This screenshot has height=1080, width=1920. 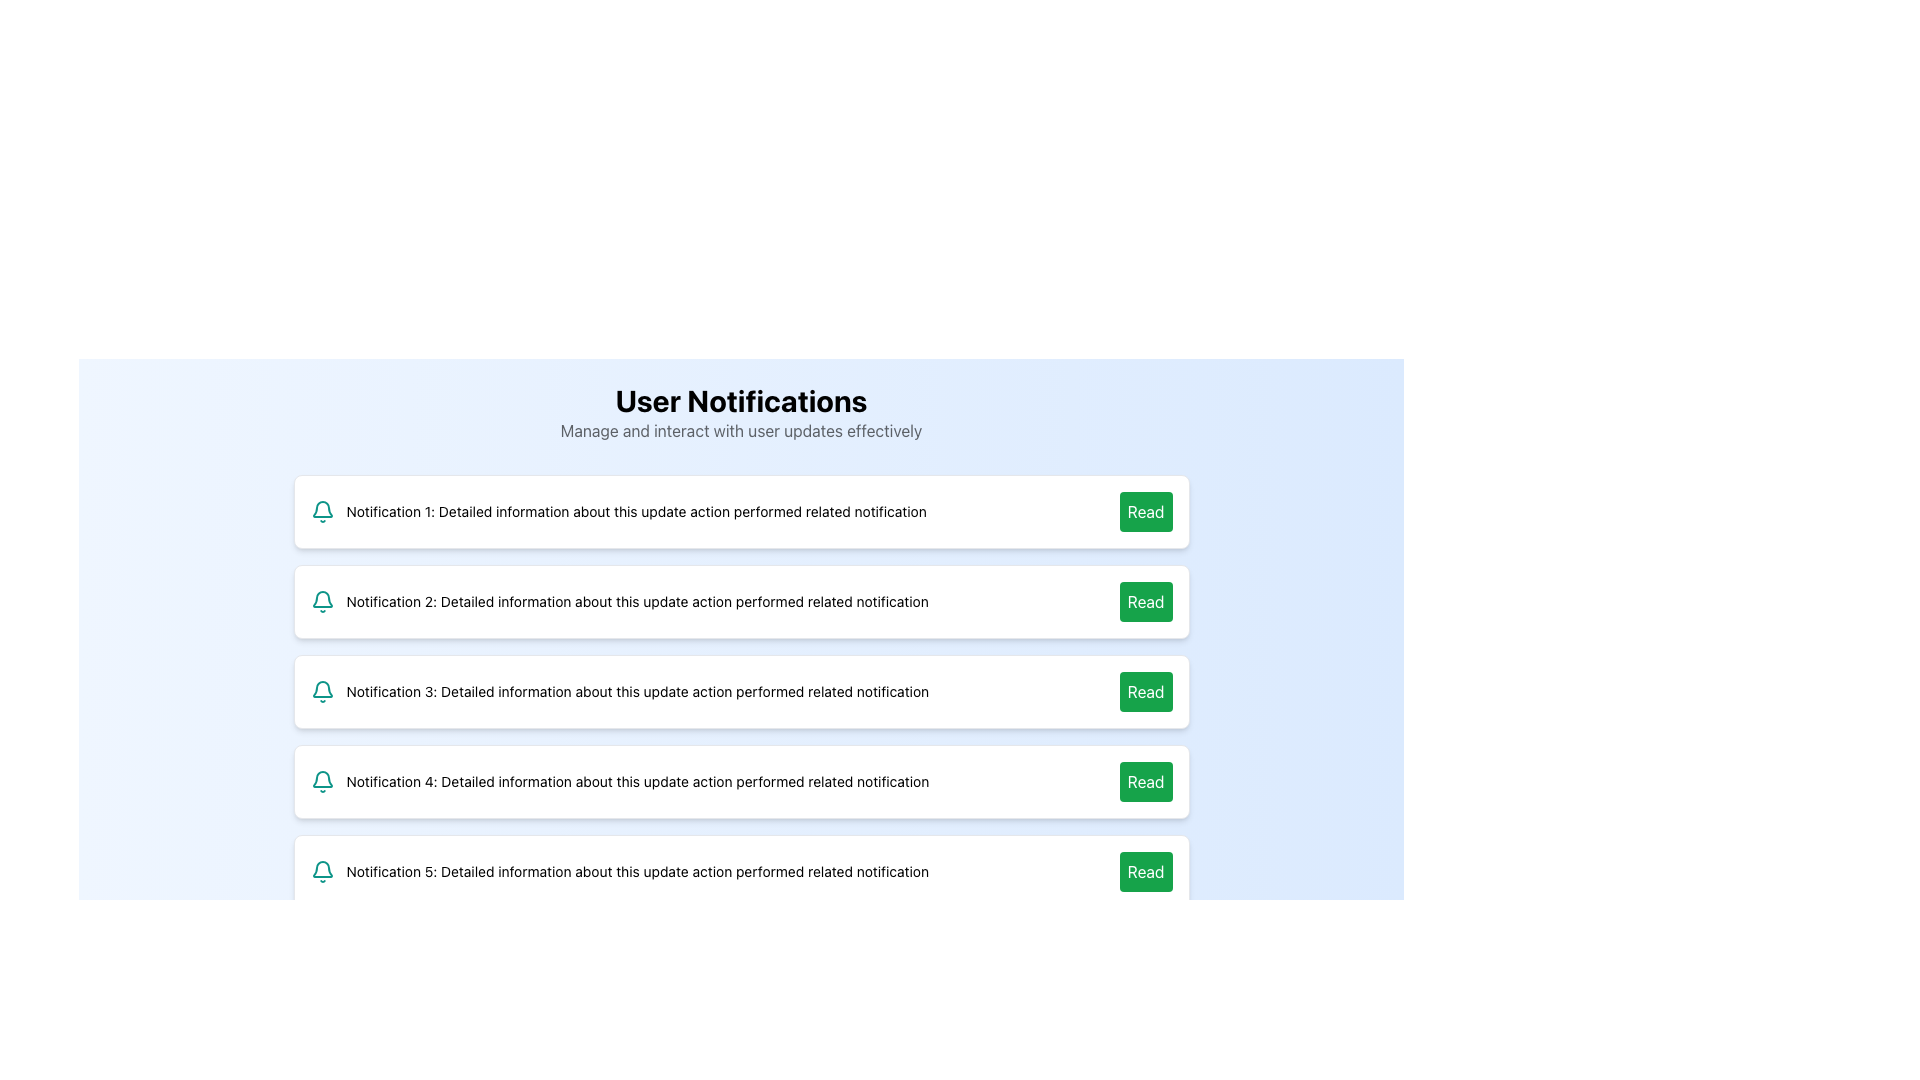 What do you see at coordinates (740, 870) in the screenshot?
I see `the notification entry displaying 'Notification 5: Detailed information about this update action performed related notification', which includes a green 'Read' button and a notification bell icon` at bounding box center [740, 870].